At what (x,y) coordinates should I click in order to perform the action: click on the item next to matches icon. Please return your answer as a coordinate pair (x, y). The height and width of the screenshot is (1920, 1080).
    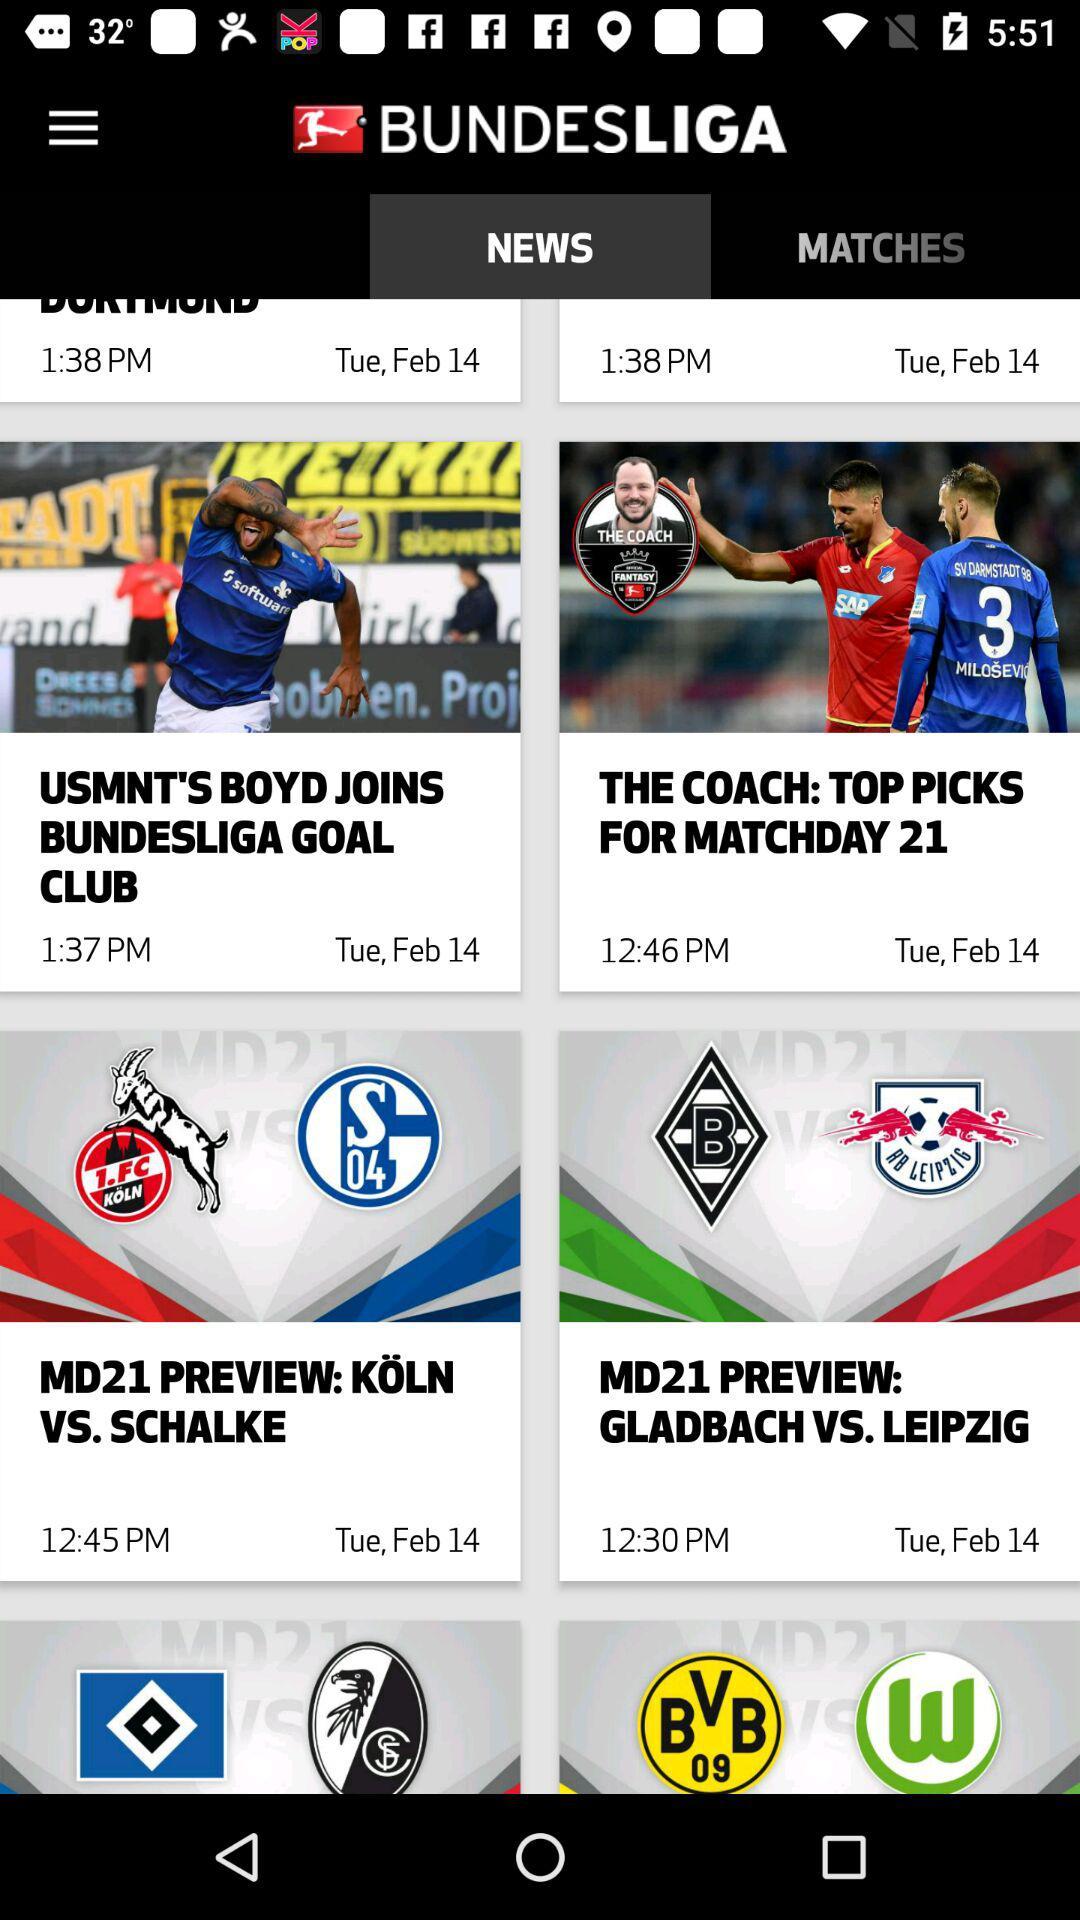
    Looking at the image, I should click on (540, 245).